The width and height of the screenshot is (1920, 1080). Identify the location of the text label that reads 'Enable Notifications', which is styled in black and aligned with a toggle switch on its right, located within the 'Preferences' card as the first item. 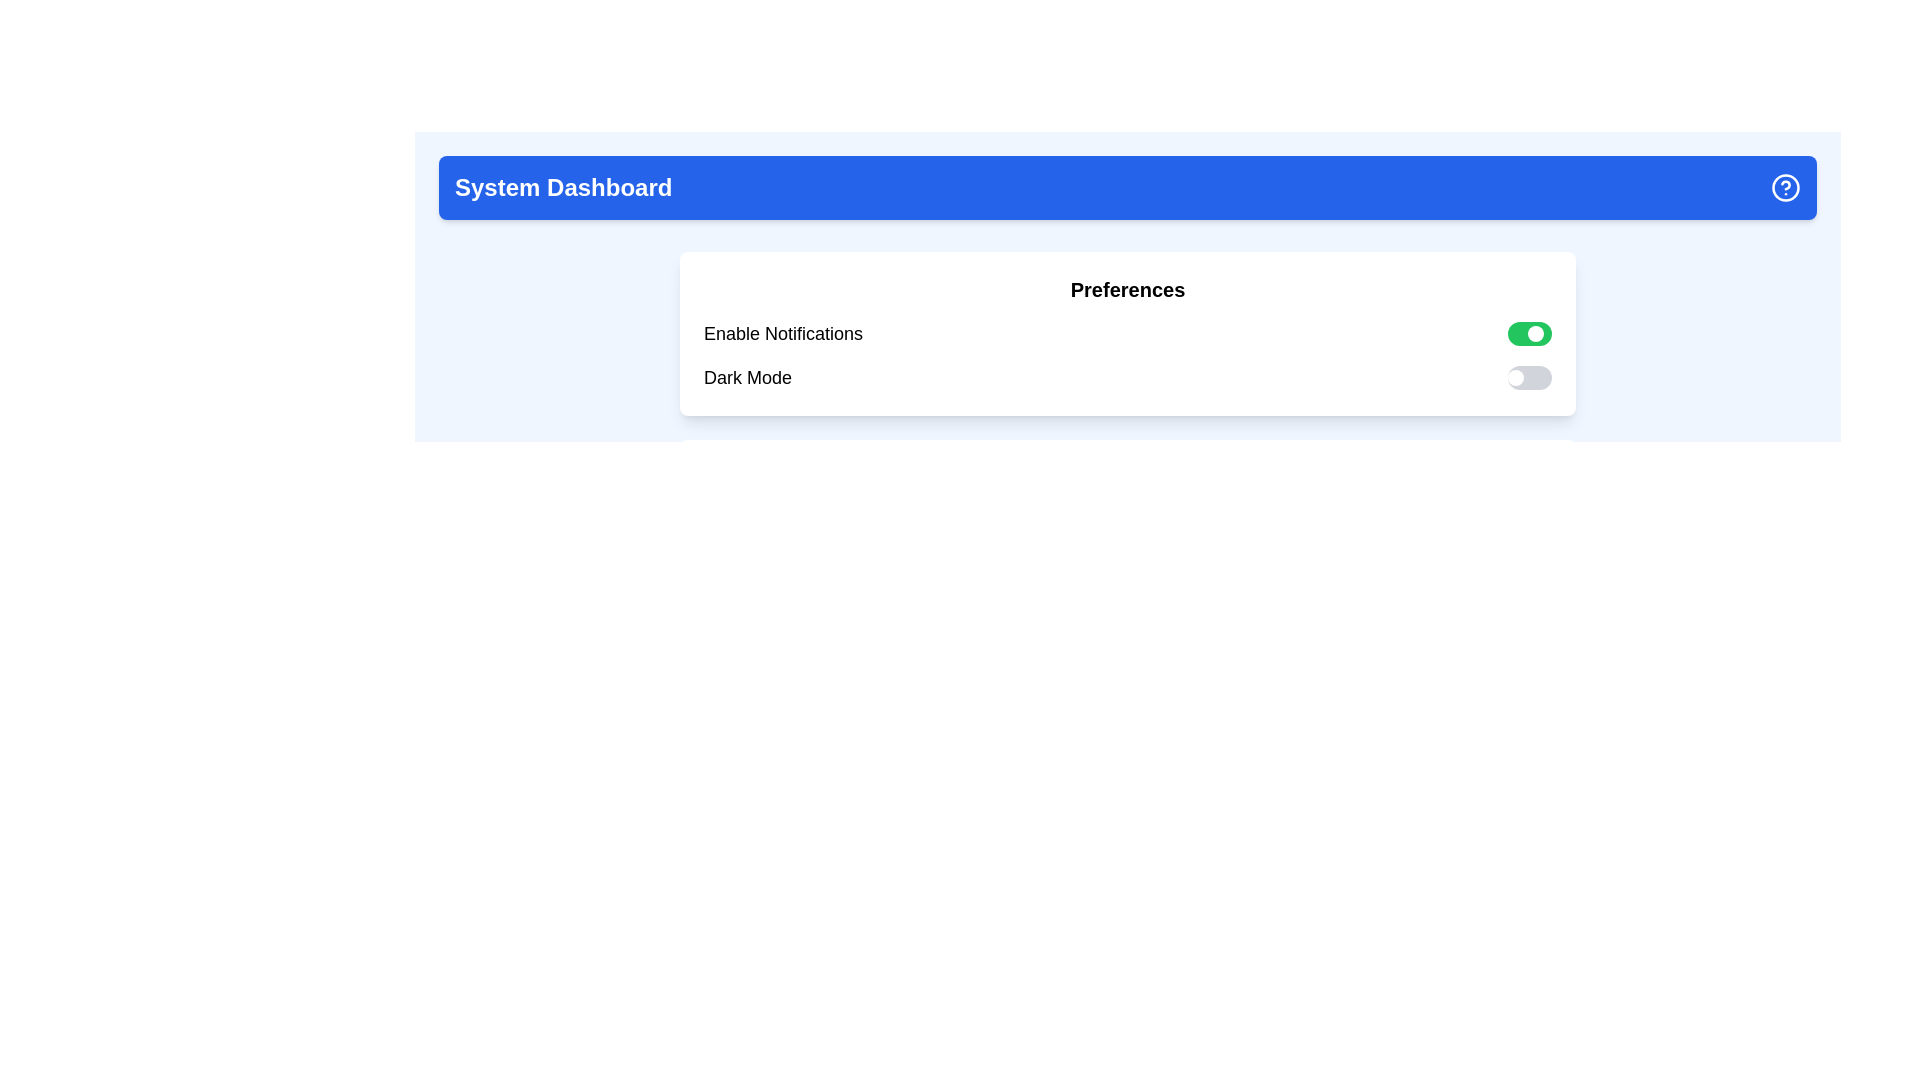
(782, 333).